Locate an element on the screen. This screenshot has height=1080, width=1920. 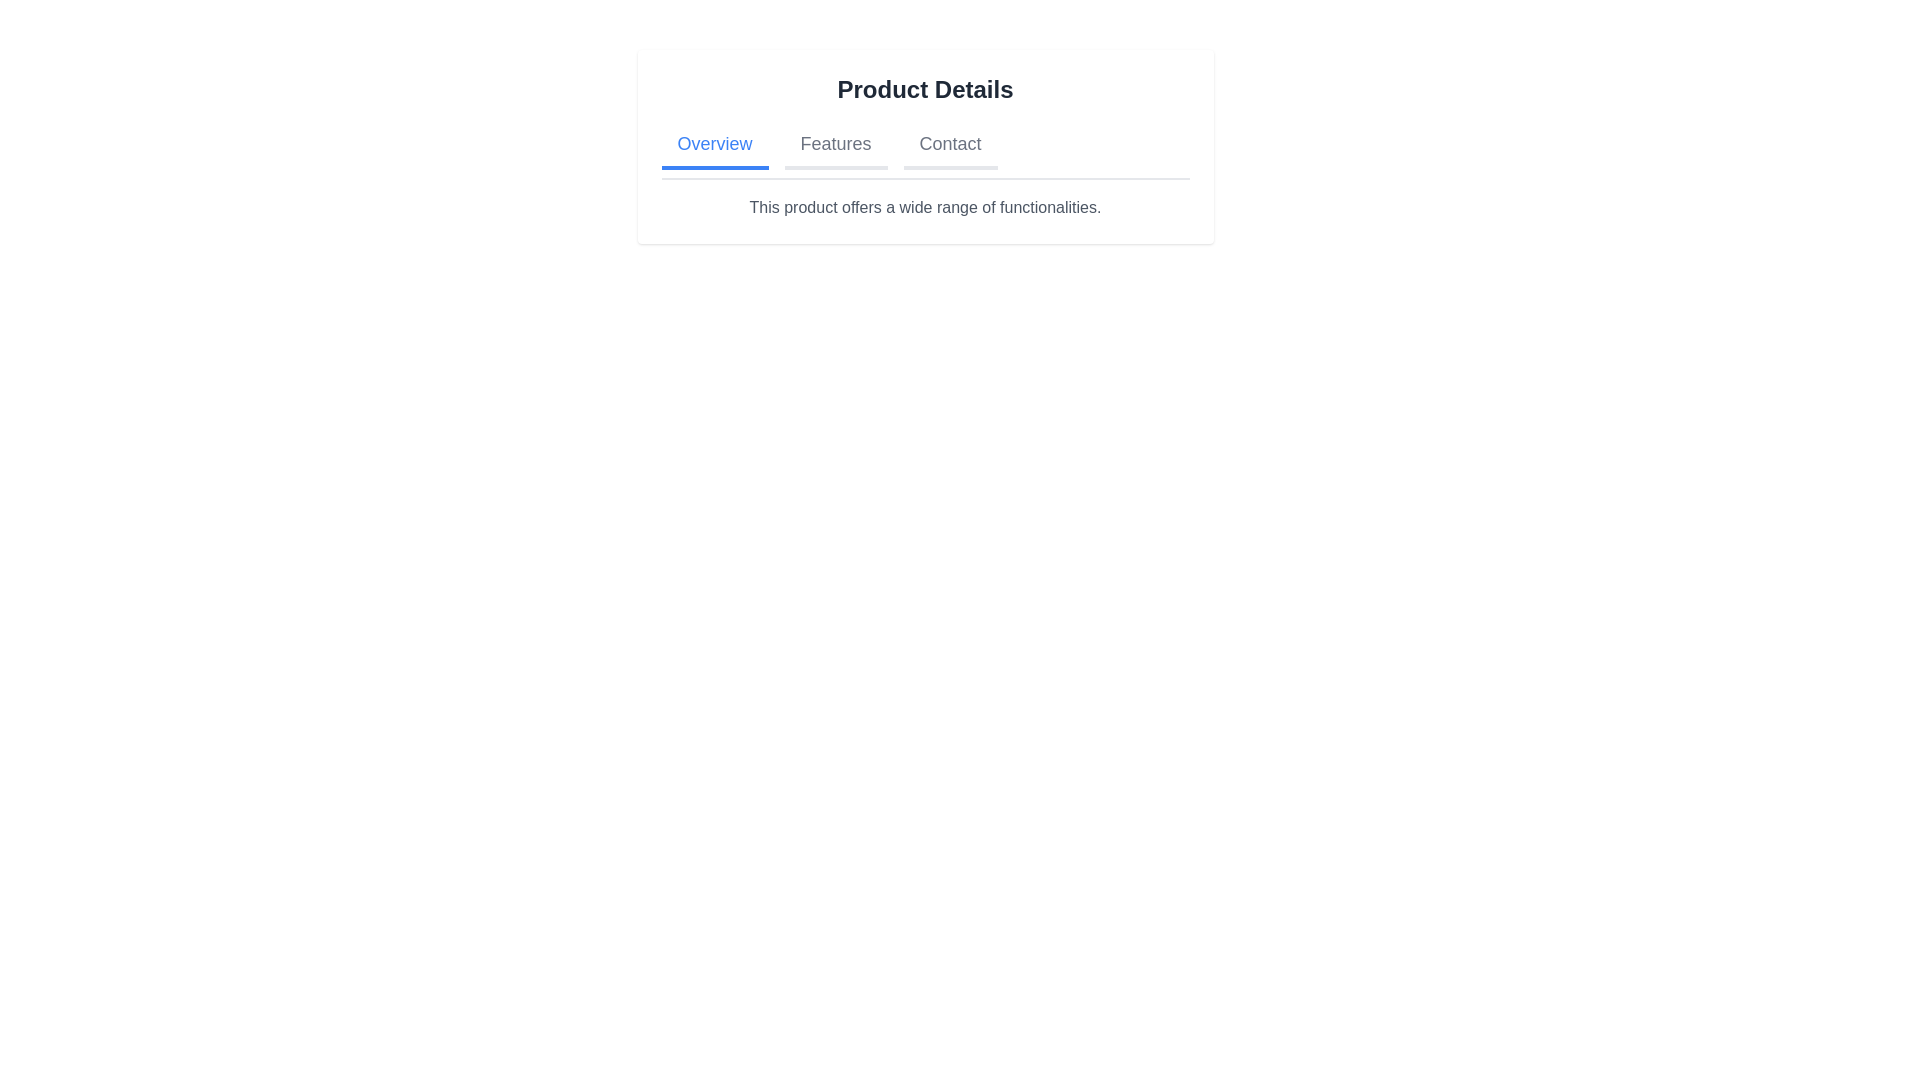
the Plain text element displaying the message 'This product offers a wide range of functionalities.' which is located below the navigation section and under the title 'Product Details.' is located at coordinates (924, 208).